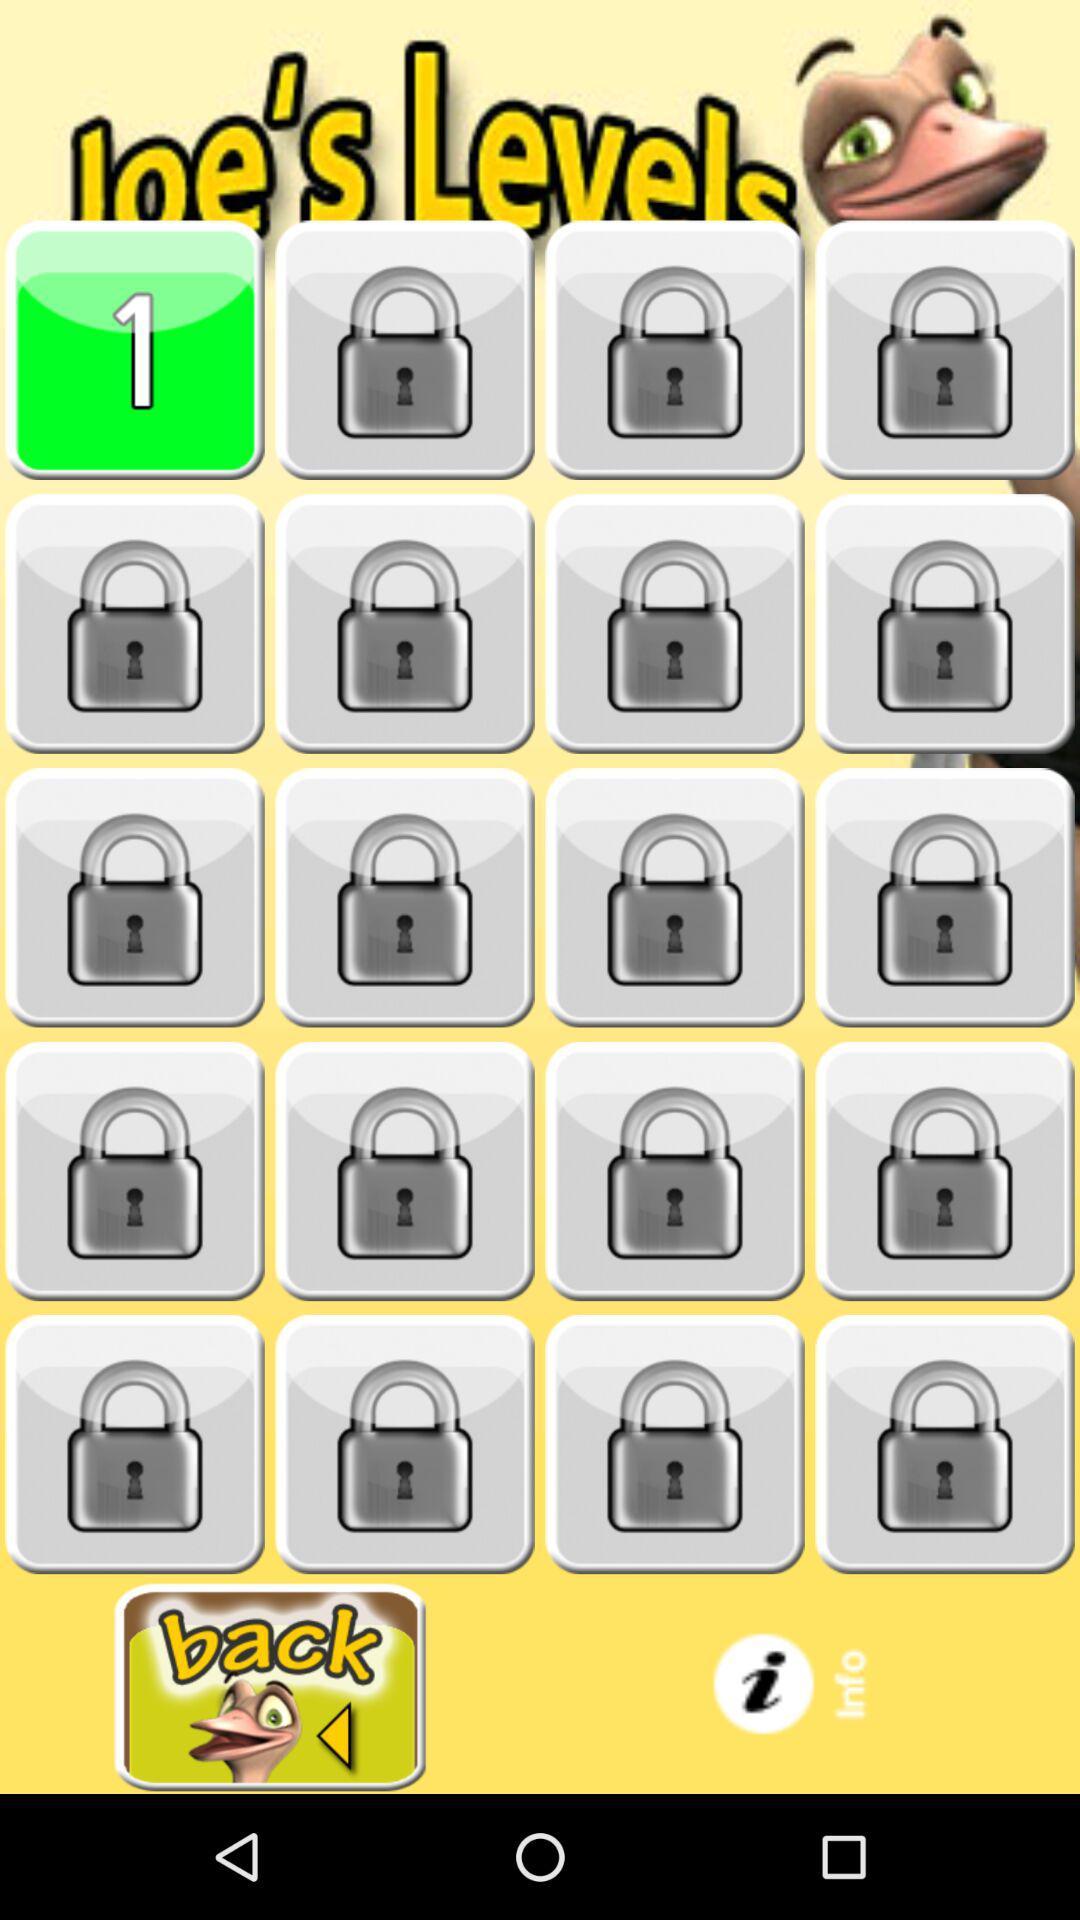 The height and width of the screenshot is (1920, 1080). I want to click on closed, so click(135, 1444).